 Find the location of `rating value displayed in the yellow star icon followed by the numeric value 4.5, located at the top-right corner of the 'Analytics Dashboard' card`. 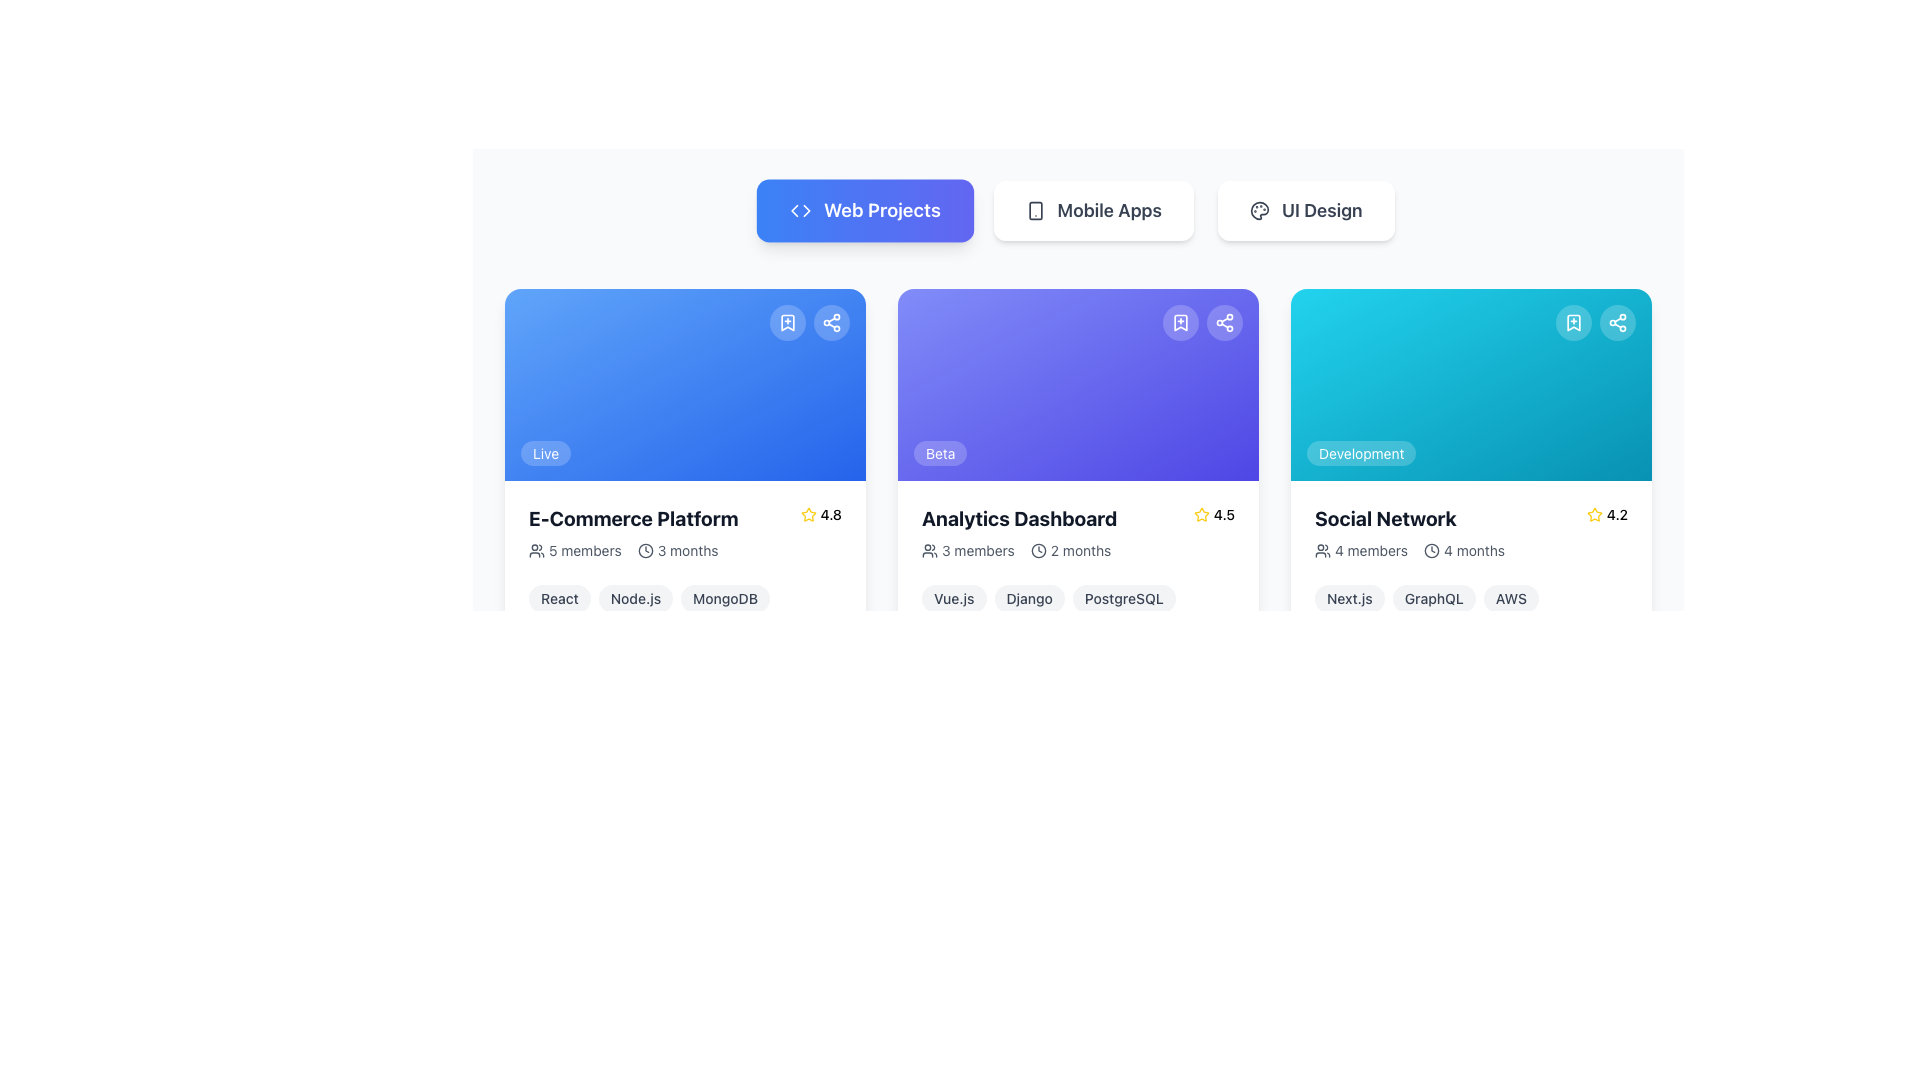

rating value displayed in the yellow star icon followed by the numeric value 4.5, located at the top-right corner of the 'Analytics Dashboard' card is located at coordinates (1213, 514).